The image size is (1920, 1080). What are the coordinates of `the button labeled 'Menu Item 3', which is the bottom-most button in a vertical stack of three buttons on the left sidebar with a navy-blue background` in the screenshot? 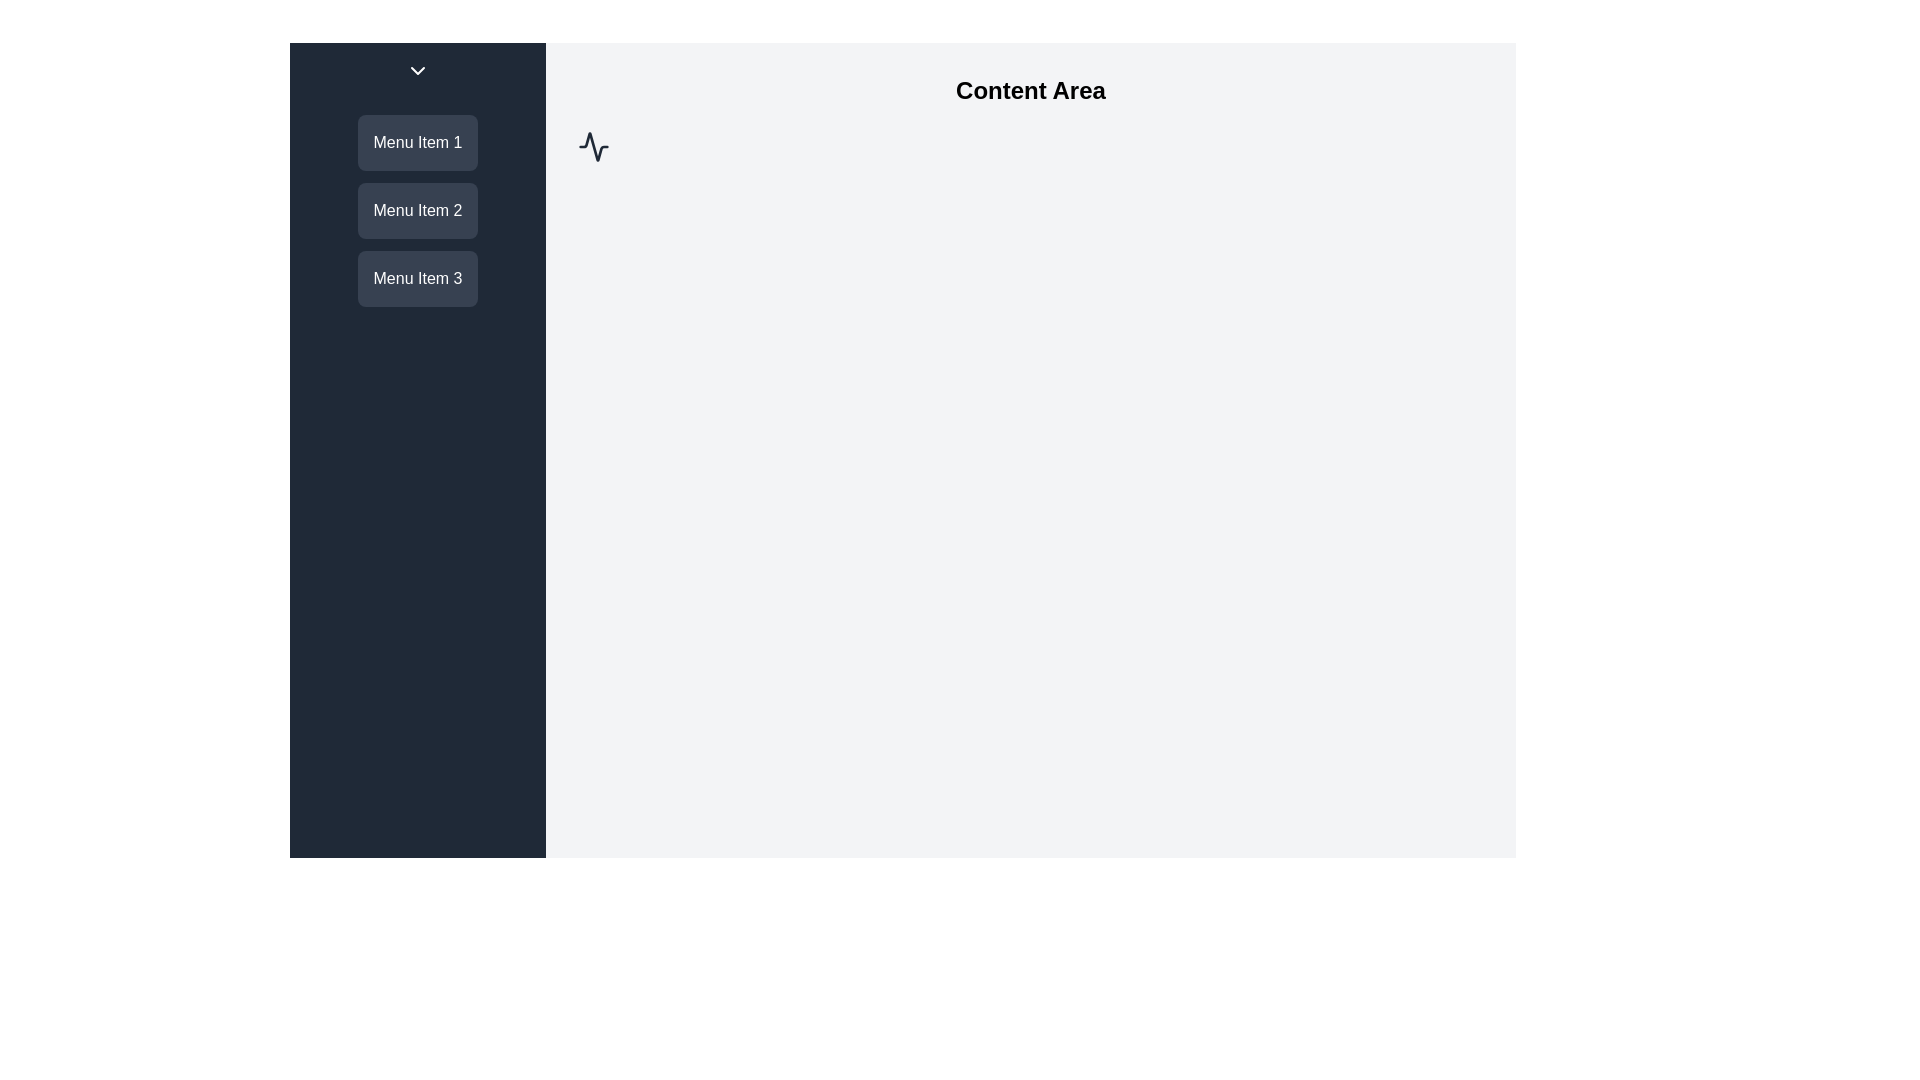 It's located at (416, 278).